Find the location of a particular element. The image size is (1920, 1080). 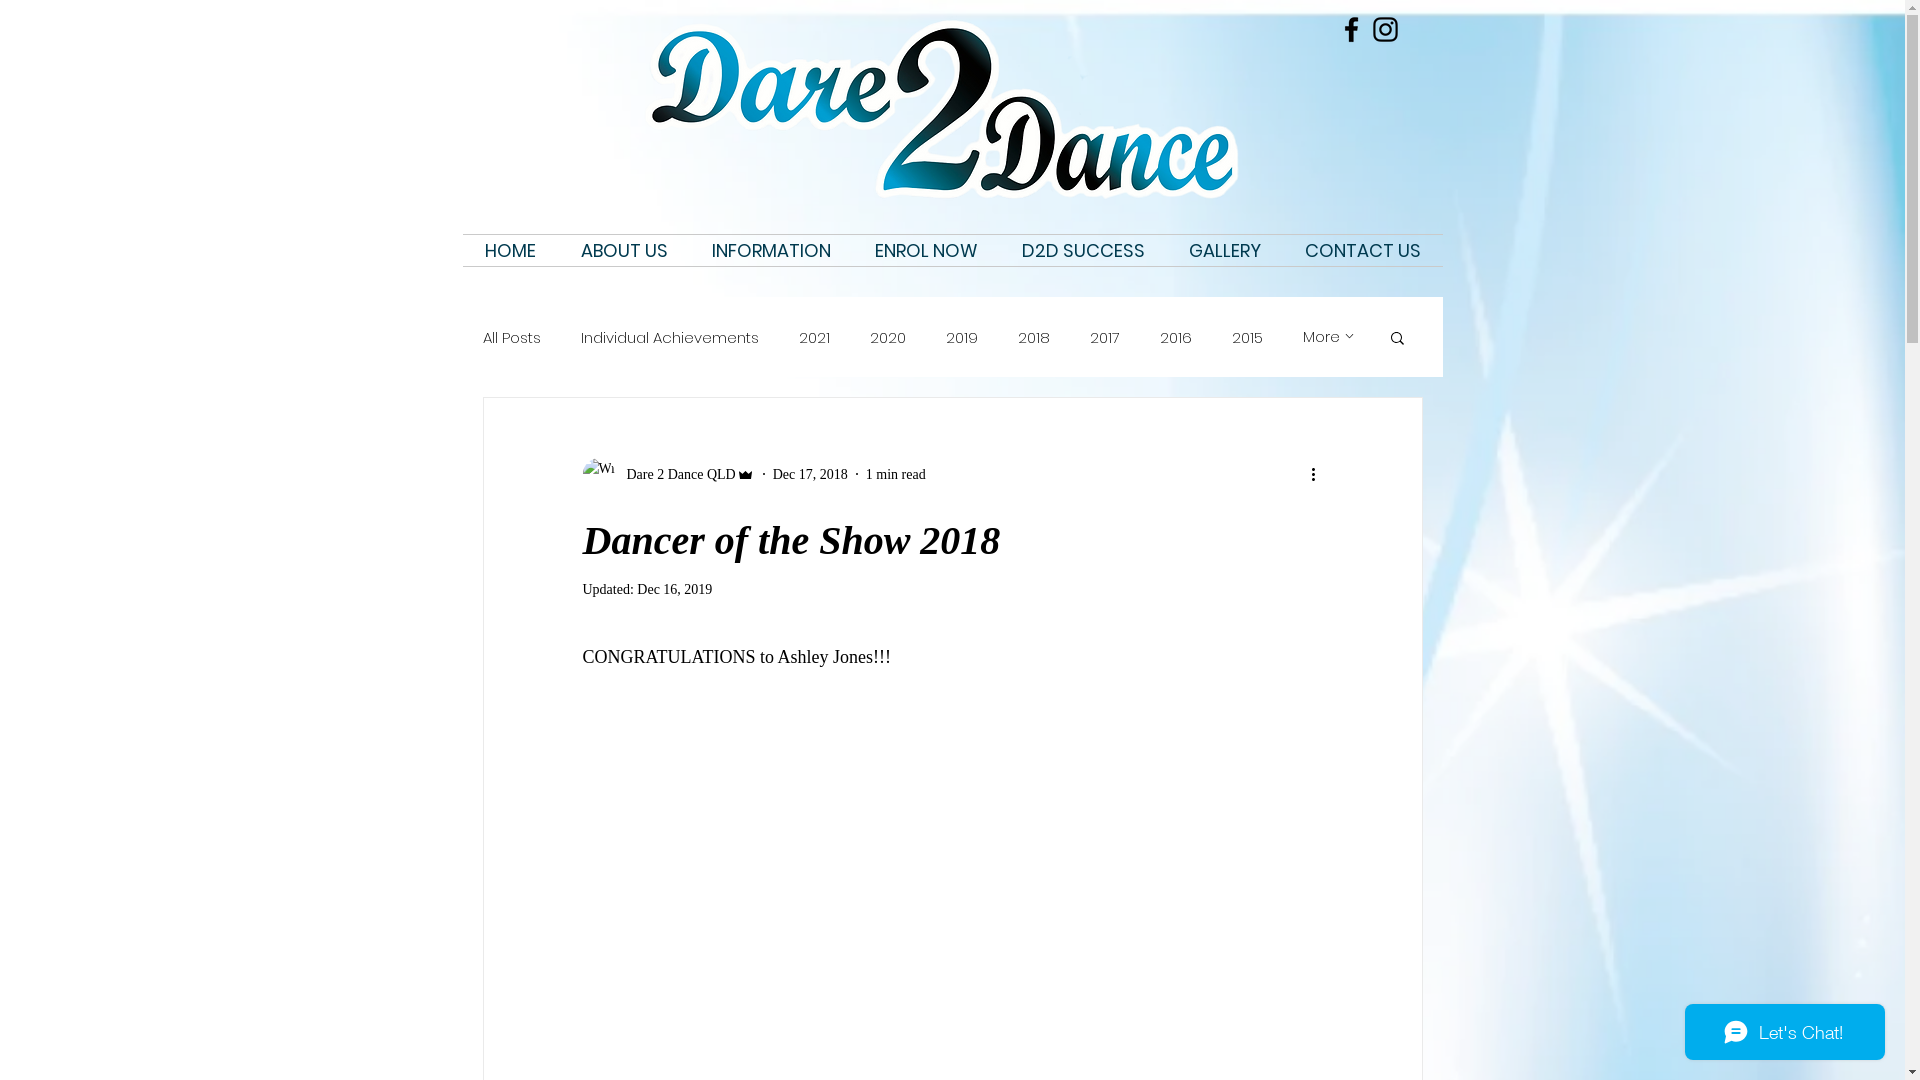

'D2D SUCCESS' is located at coordinates (1082, 249).